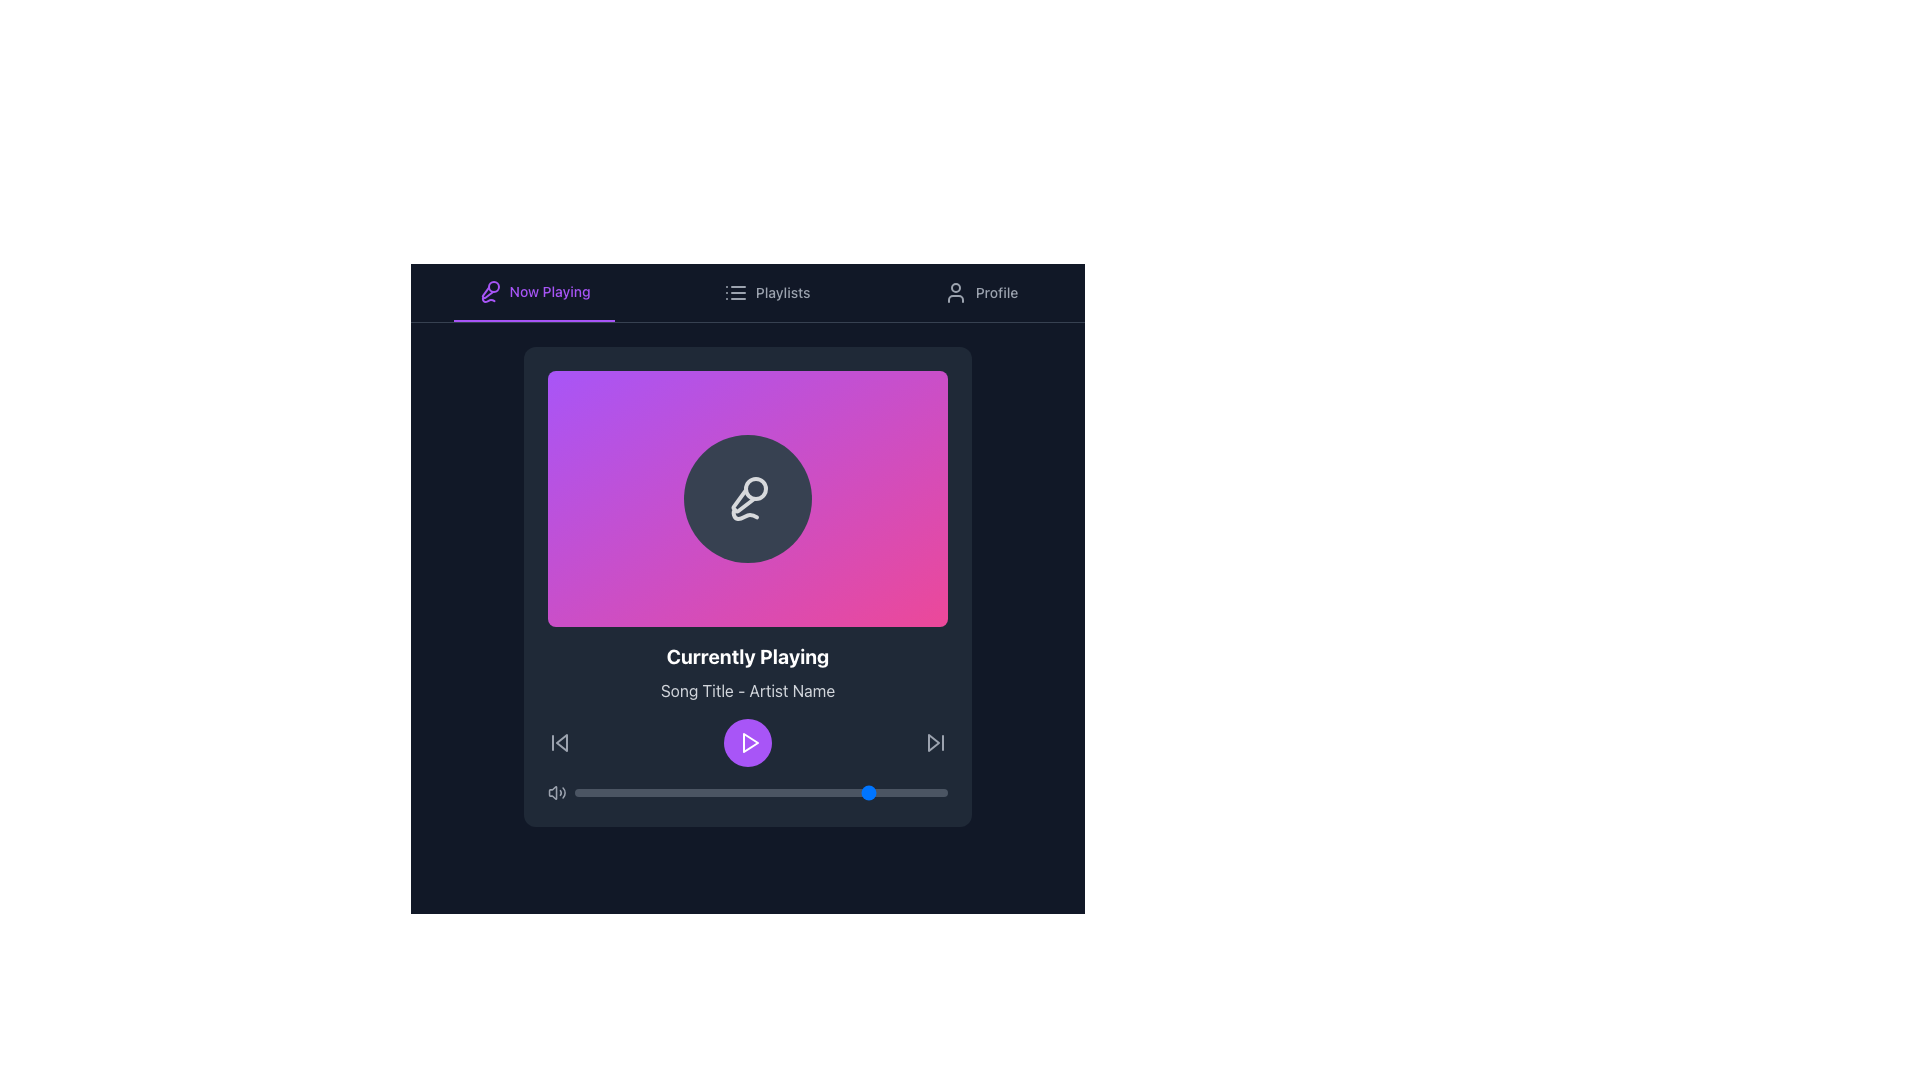  Describe the element at coordinates (748, 743) in the screenshot. I see `the play button located centrally at the bottom of the music player's main section` at that location.